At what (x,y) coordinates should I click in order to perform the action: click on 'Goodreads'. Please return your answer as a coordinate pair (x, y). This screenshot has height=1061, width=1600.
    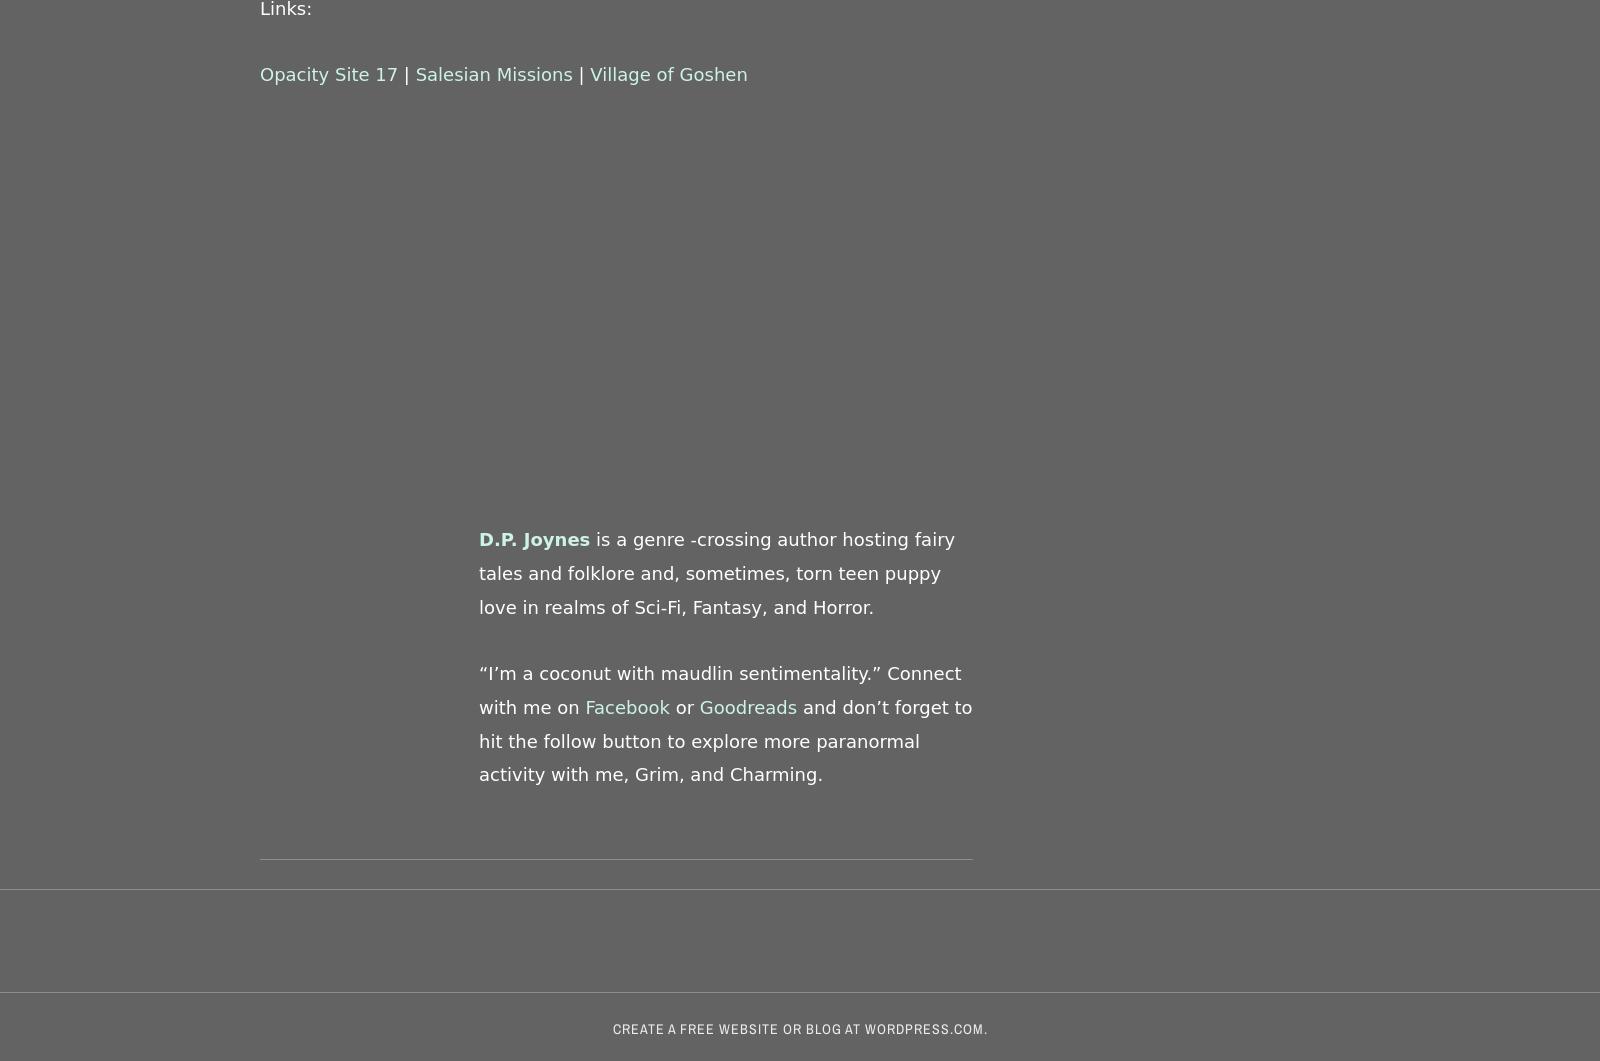
    Looking at the image, I should click on (699, 705).